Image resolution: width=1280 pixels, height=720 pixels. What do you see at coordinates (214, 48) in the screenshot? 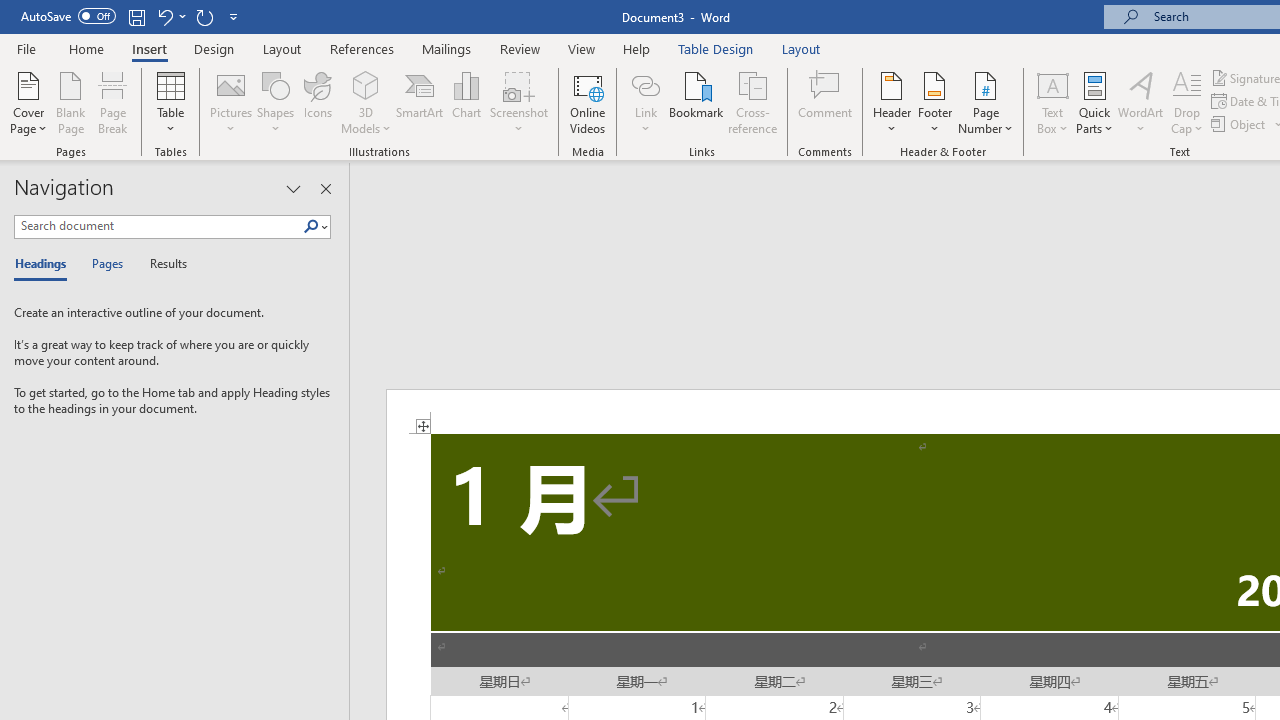
I see `'Design'` at bounding box center [214, 48].